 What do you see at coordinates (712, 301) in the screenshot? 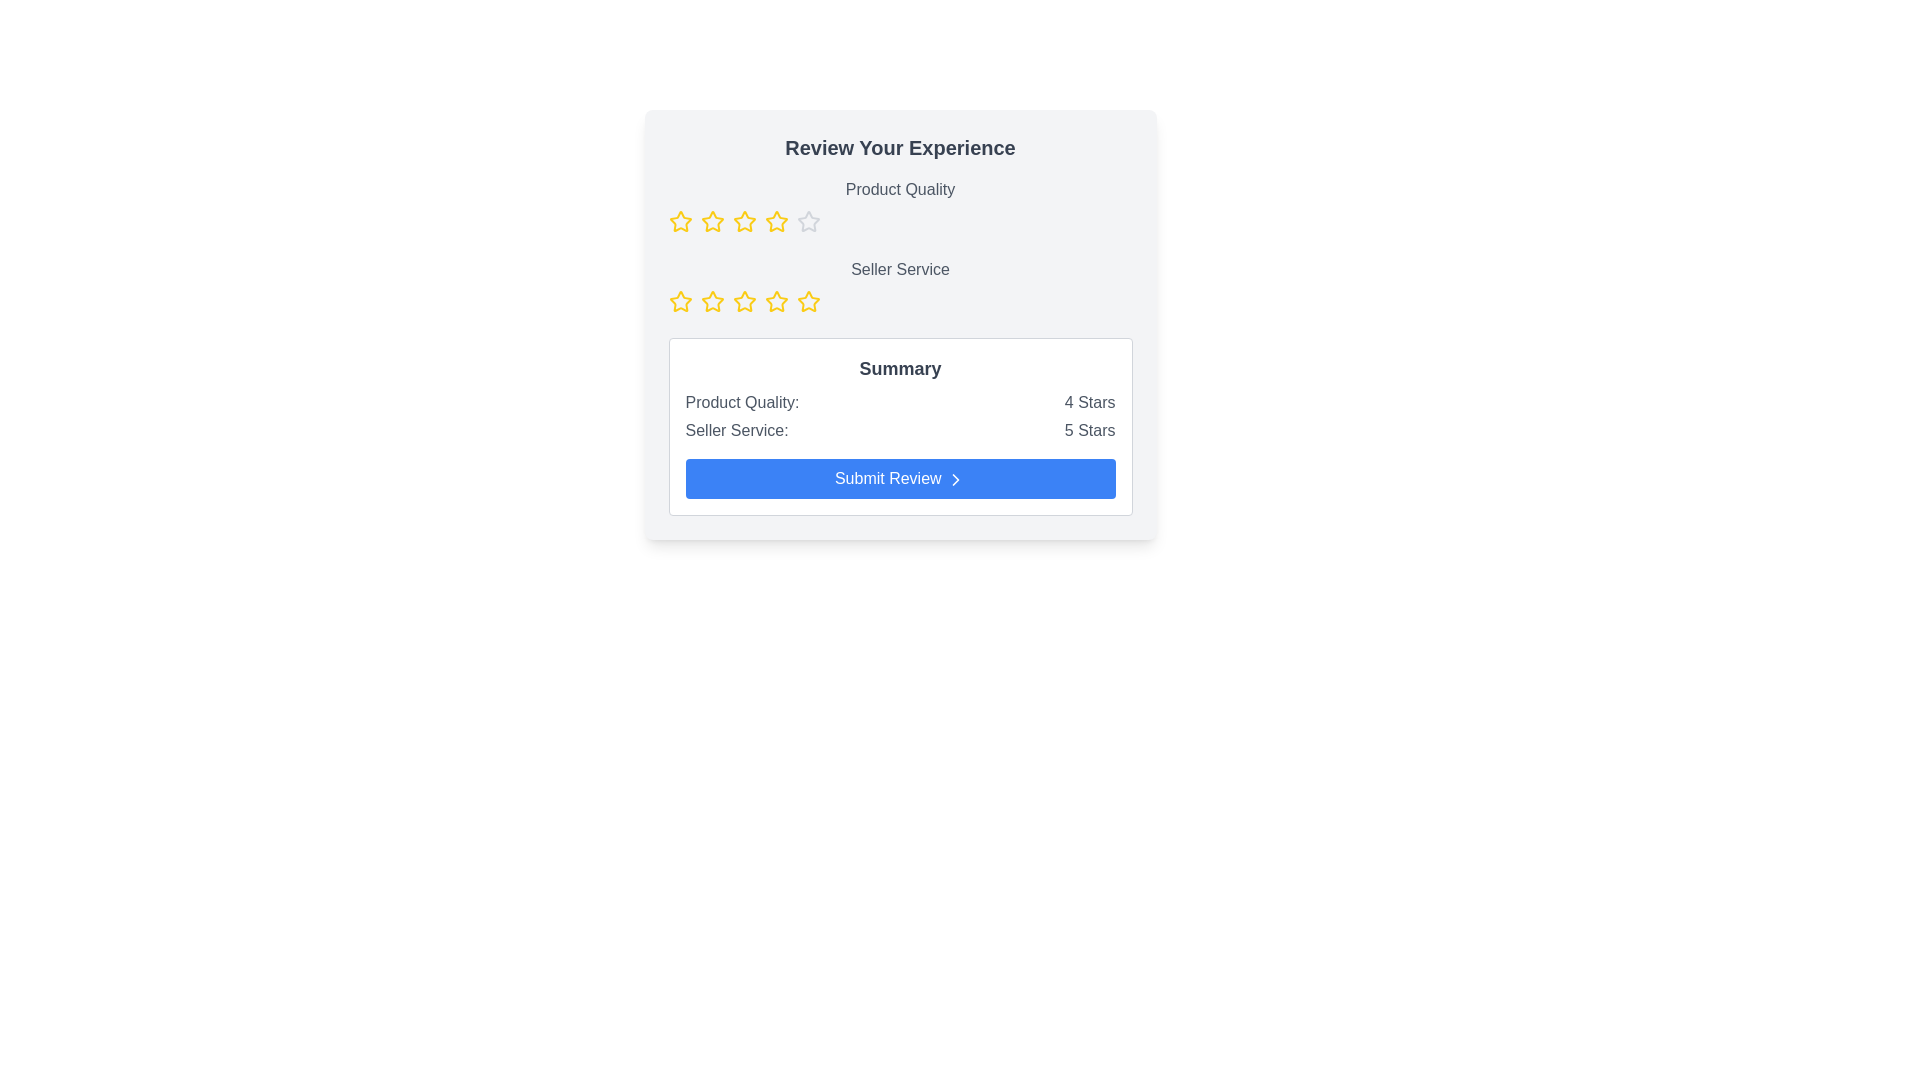
I see `the third yellow outlined star icon in the rating row under 'Seller Service'` at bounding box center [712, 301].